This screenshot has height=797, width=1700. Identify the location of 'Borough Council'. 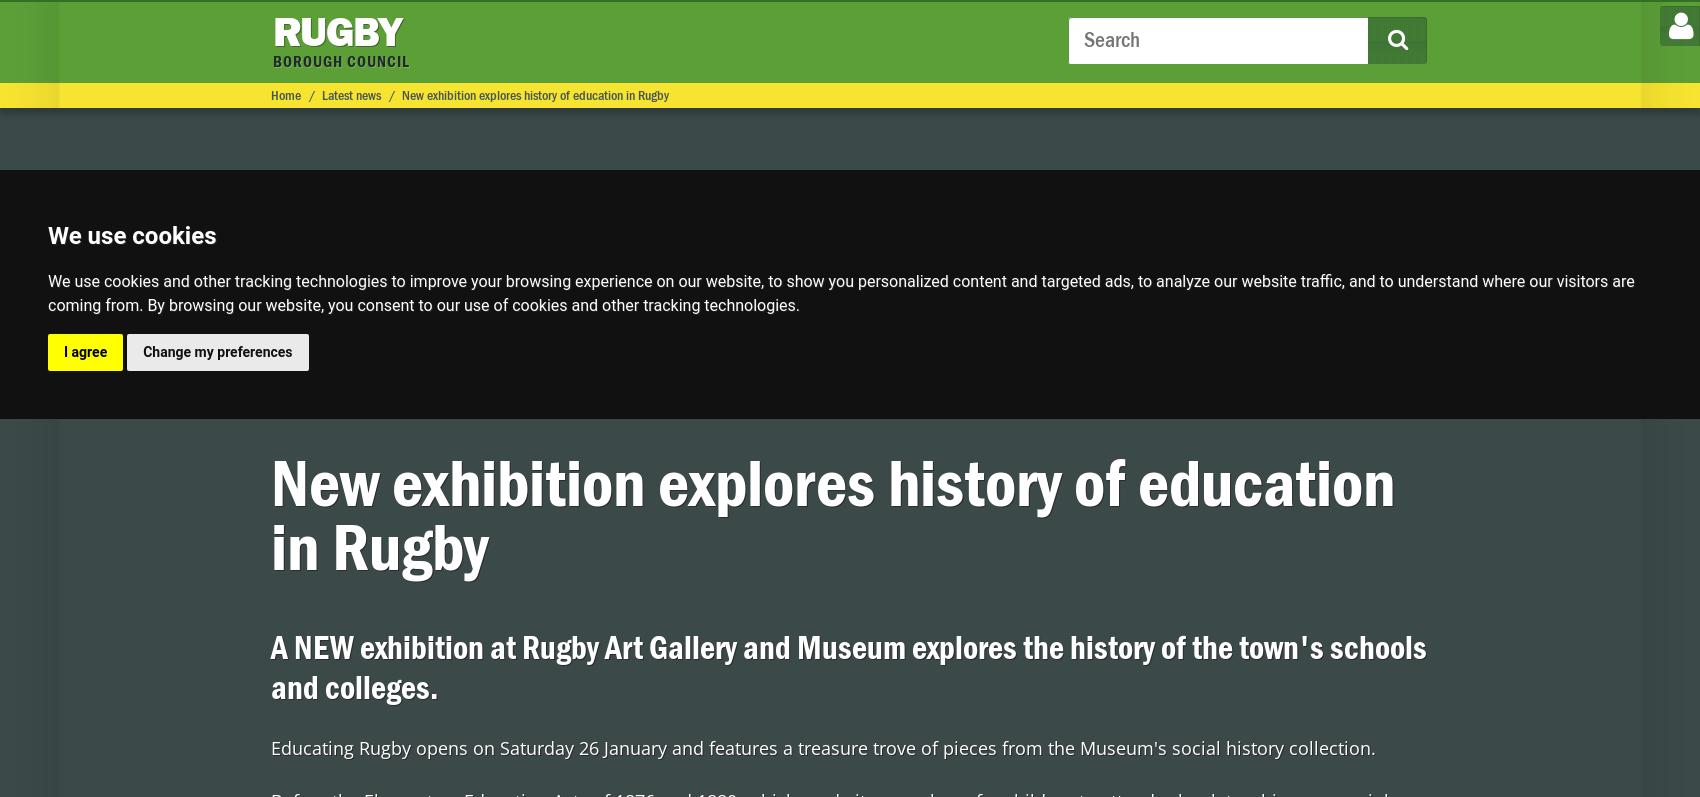
(374, 91).